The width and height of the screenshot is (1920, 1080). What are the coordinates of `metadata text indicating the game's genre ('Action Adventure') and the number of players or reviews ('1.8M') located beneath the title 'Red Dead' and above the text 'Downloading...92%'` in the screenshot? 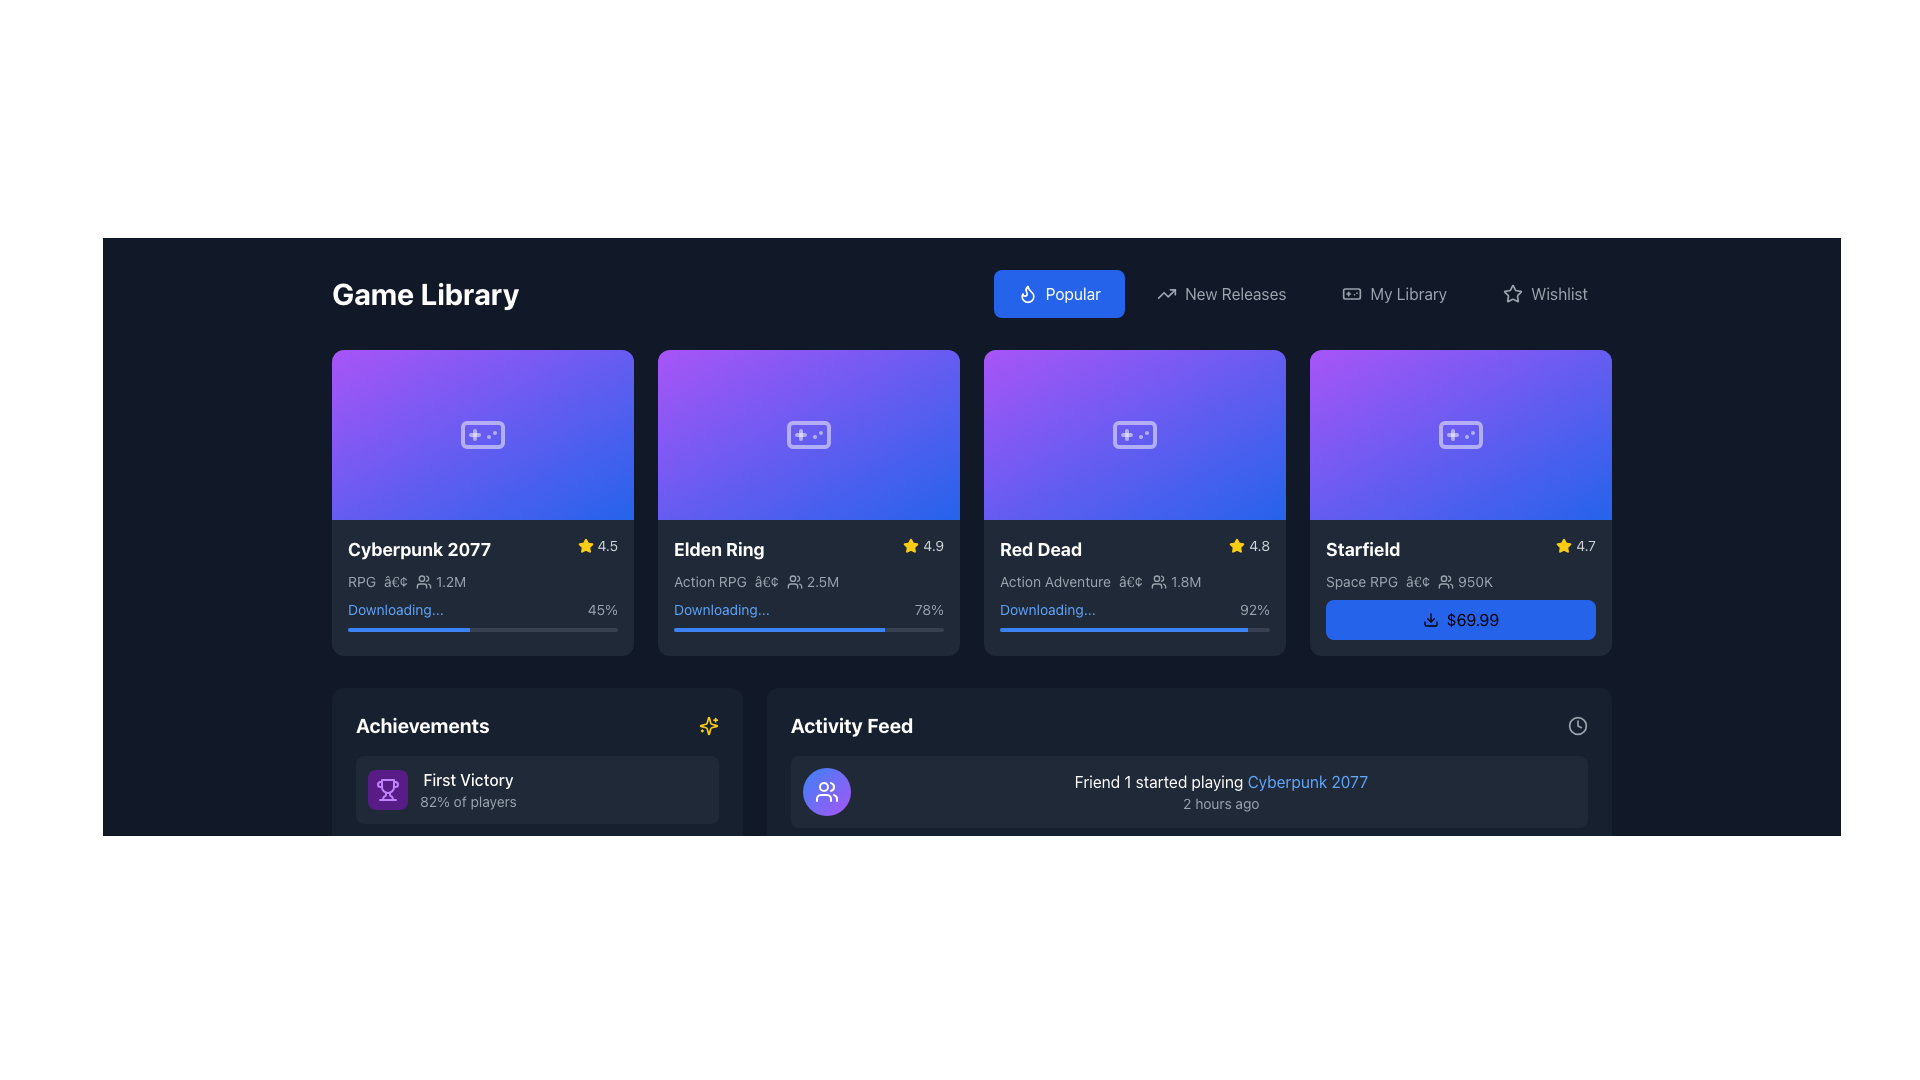 It's located at (1134, 581).